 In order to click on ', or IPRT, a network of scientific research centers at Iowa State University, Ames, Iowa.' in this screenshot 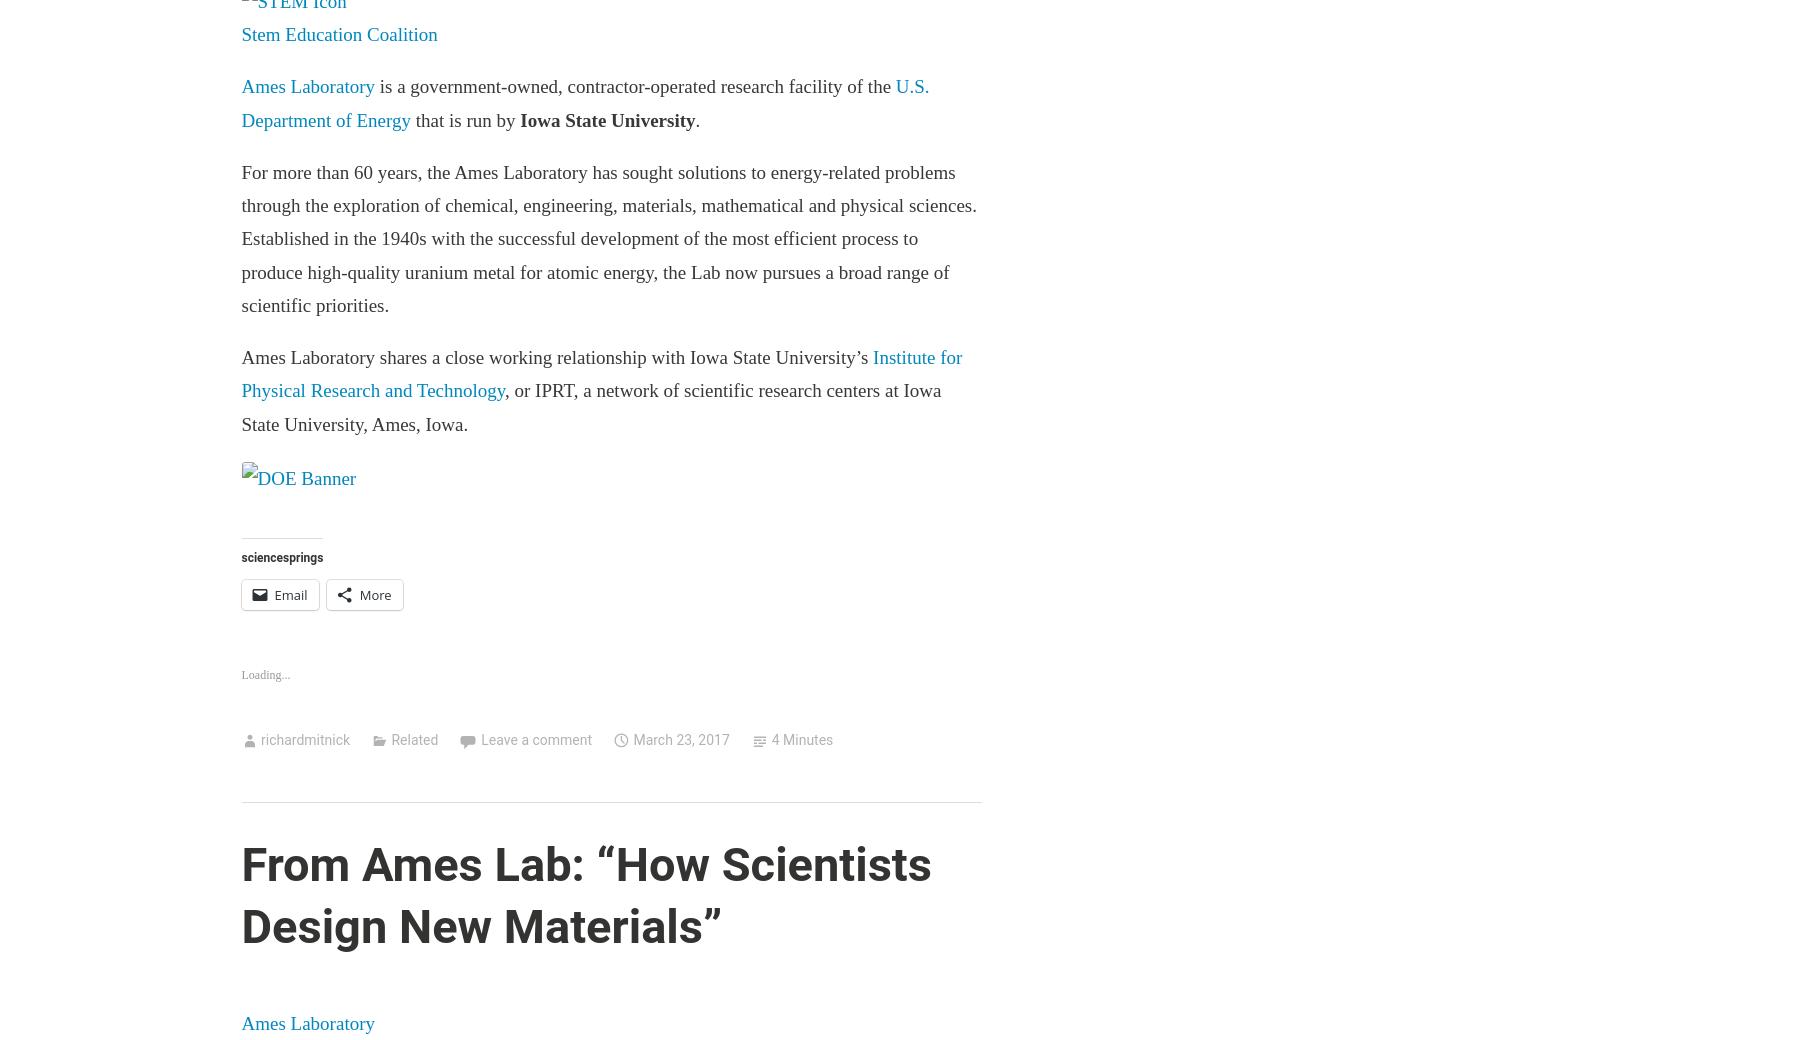, I will do `click(590, 406)`.